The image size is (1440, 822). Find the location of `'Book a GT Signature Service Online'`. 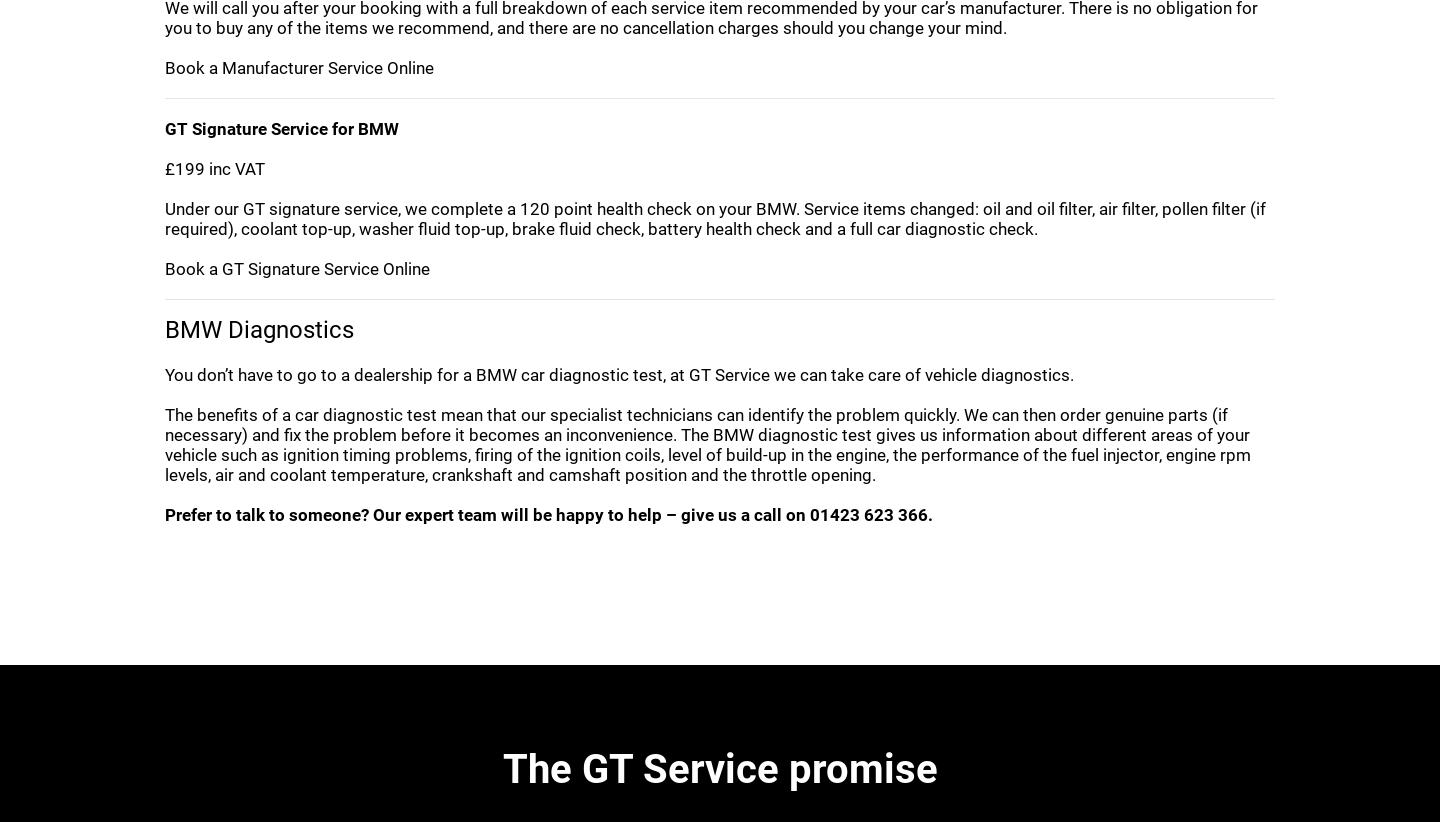

'Book a GT Signature Service Online' is located at coordinates (296, 266).